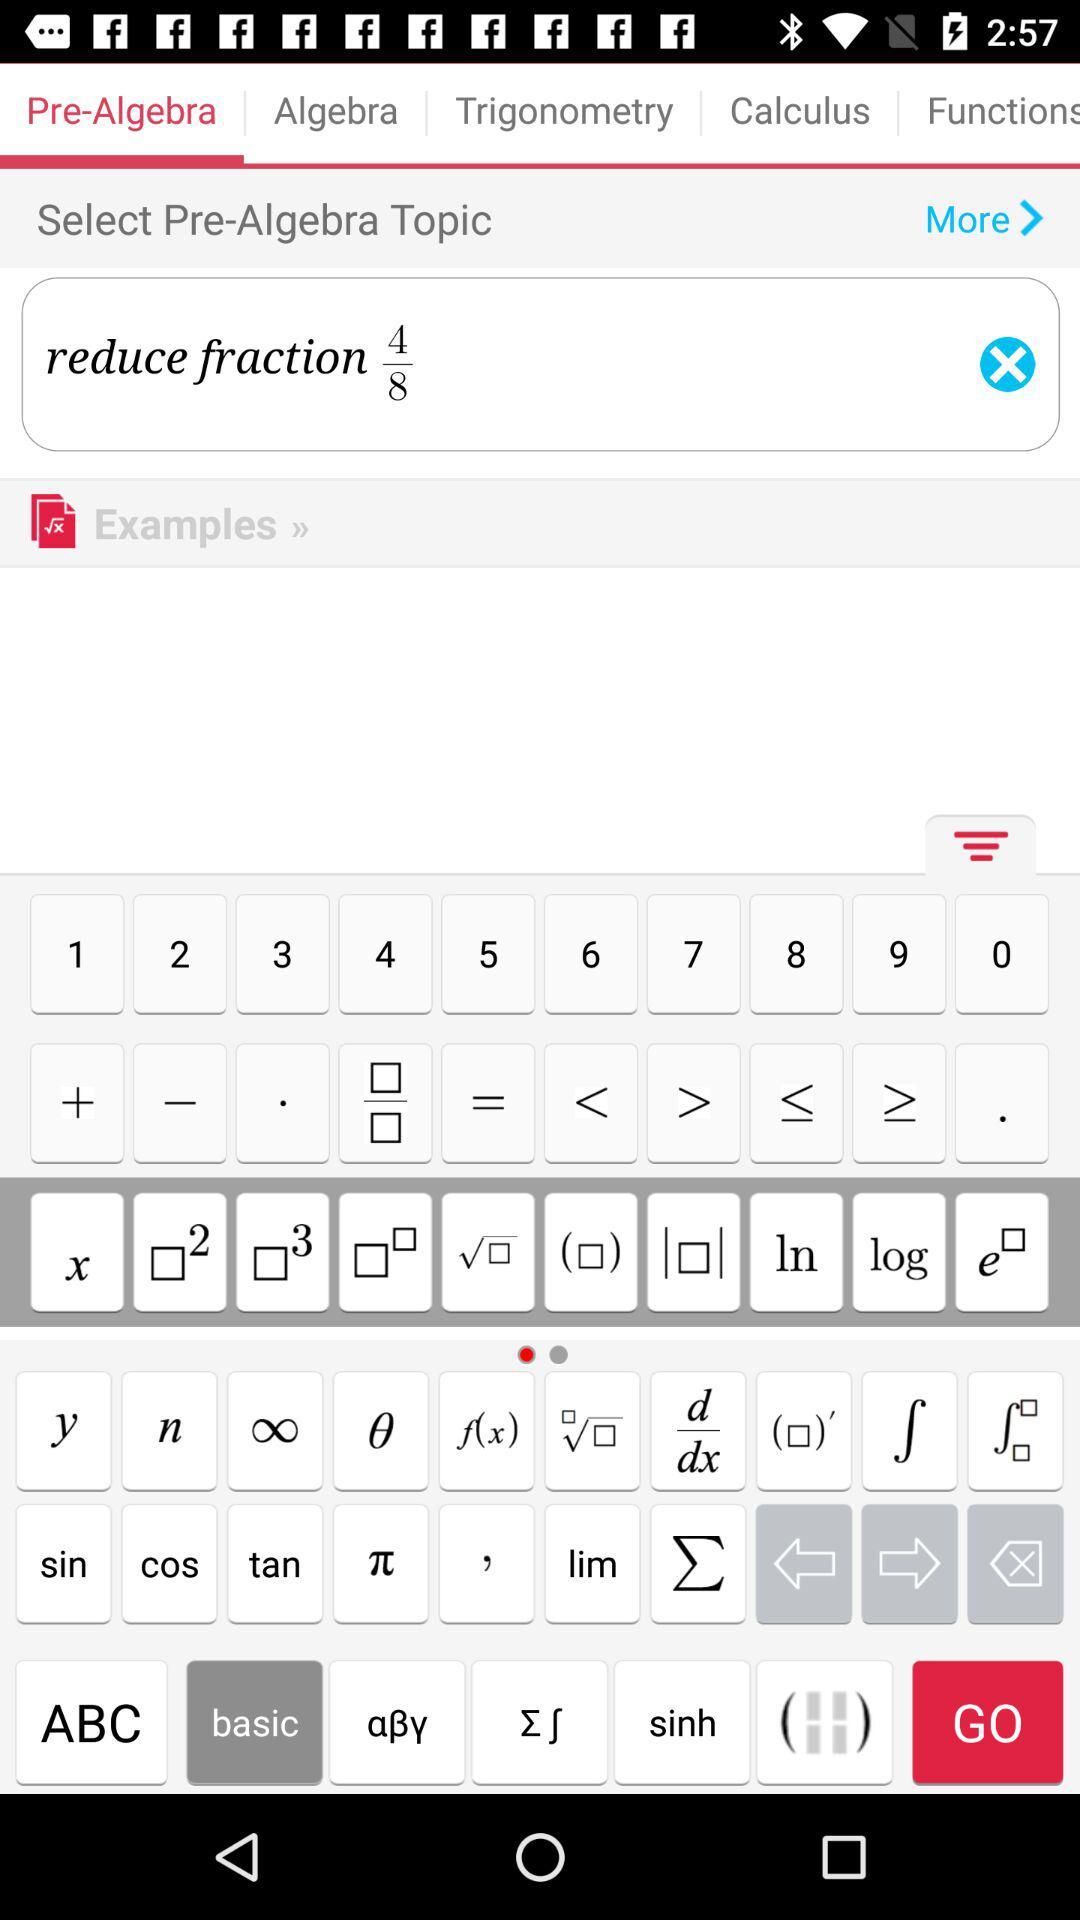 This screenshot has width=1080, height=1920. What do you see at coordinates (898, 1101) in the screenshot?
I see `greater than or equal to` at bounding box center [898, 1101].